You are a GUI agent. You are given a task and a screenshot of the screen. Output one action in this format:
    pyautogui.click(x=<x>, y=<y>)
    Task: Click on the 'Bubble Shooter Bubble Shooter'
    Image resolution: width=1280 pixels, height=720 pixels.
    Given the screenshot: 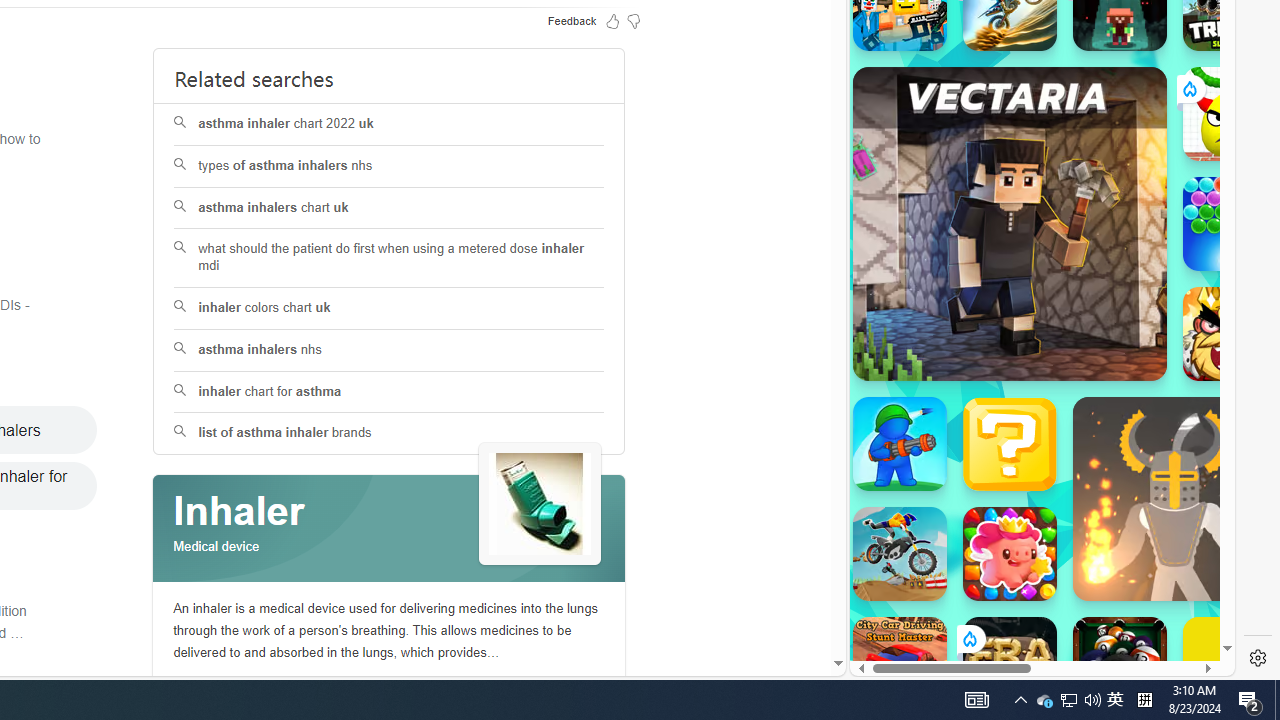 What is the action you would take?
    pyautogui.click(x=1229, y=223)
    